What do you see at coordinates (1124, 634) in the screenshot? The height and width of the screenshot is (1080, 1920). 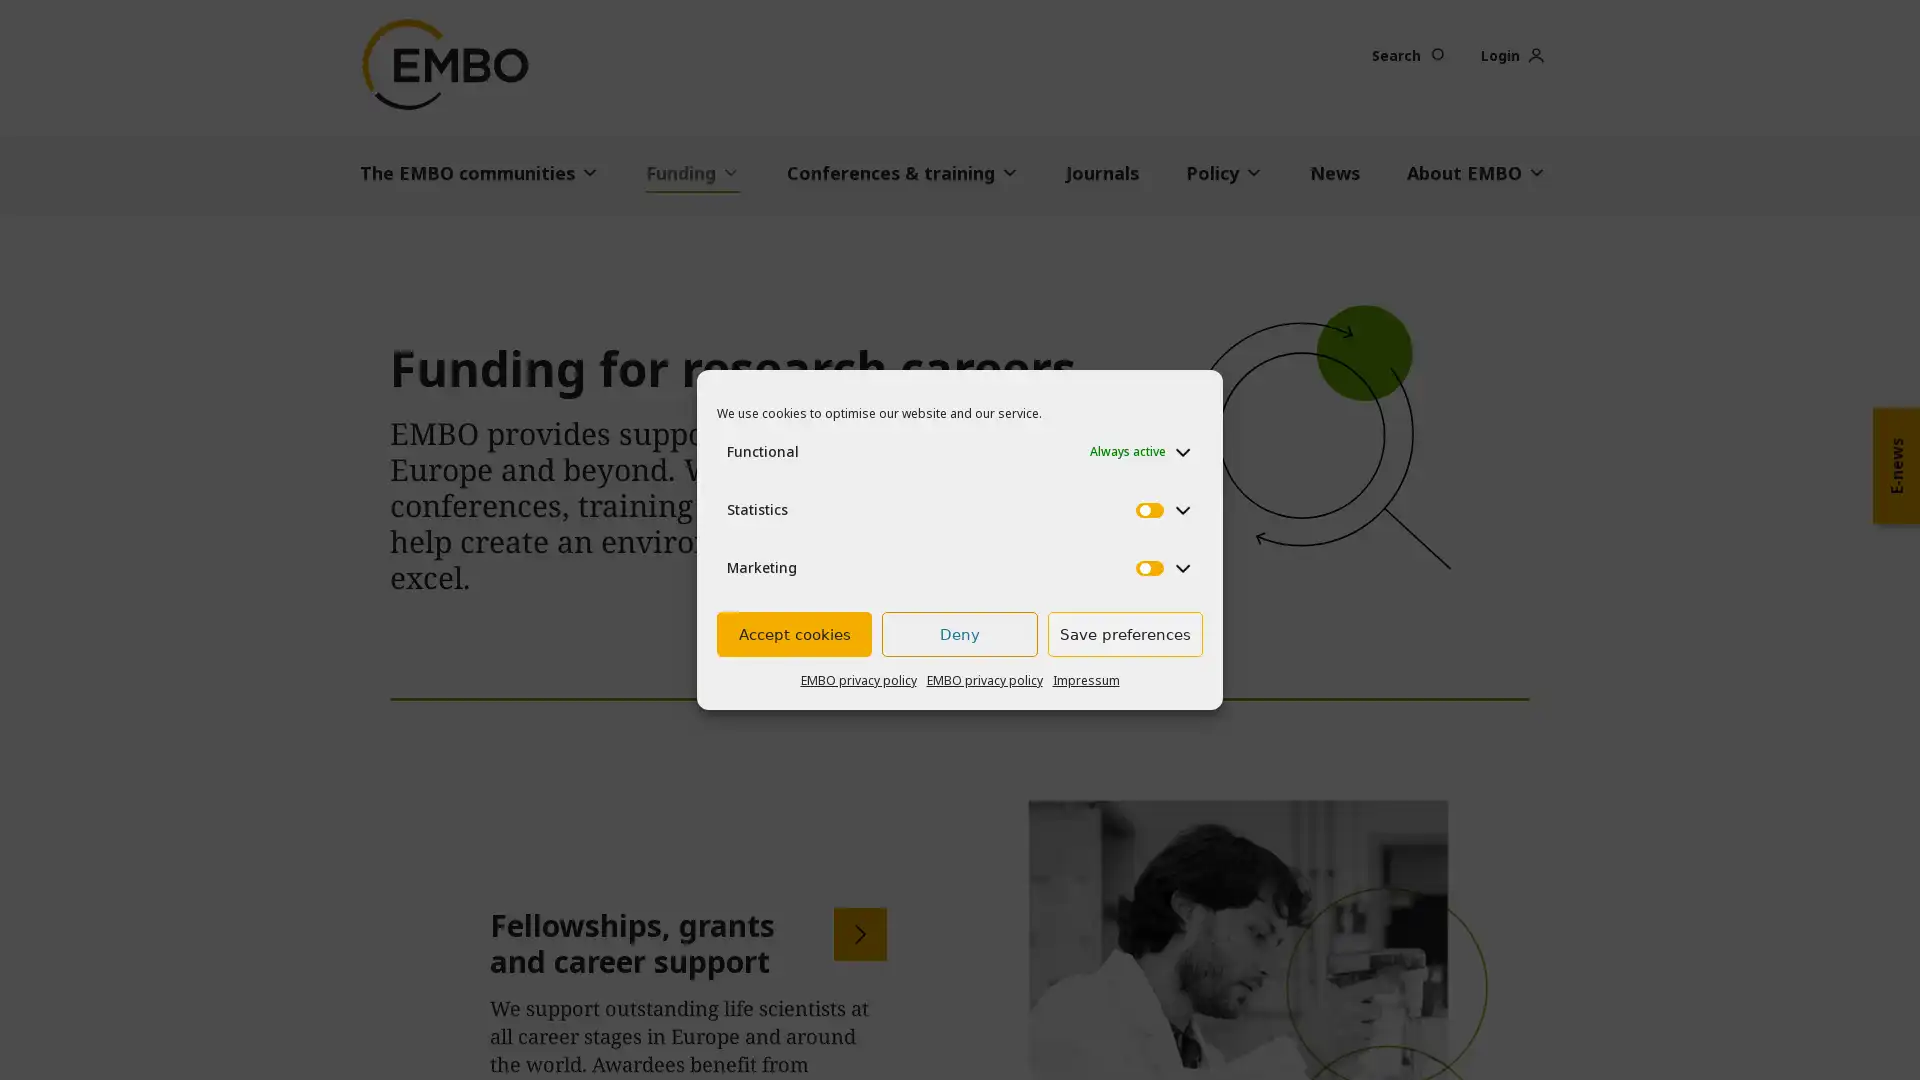 I see `Save preferences` at bounding box center [1124, 634].